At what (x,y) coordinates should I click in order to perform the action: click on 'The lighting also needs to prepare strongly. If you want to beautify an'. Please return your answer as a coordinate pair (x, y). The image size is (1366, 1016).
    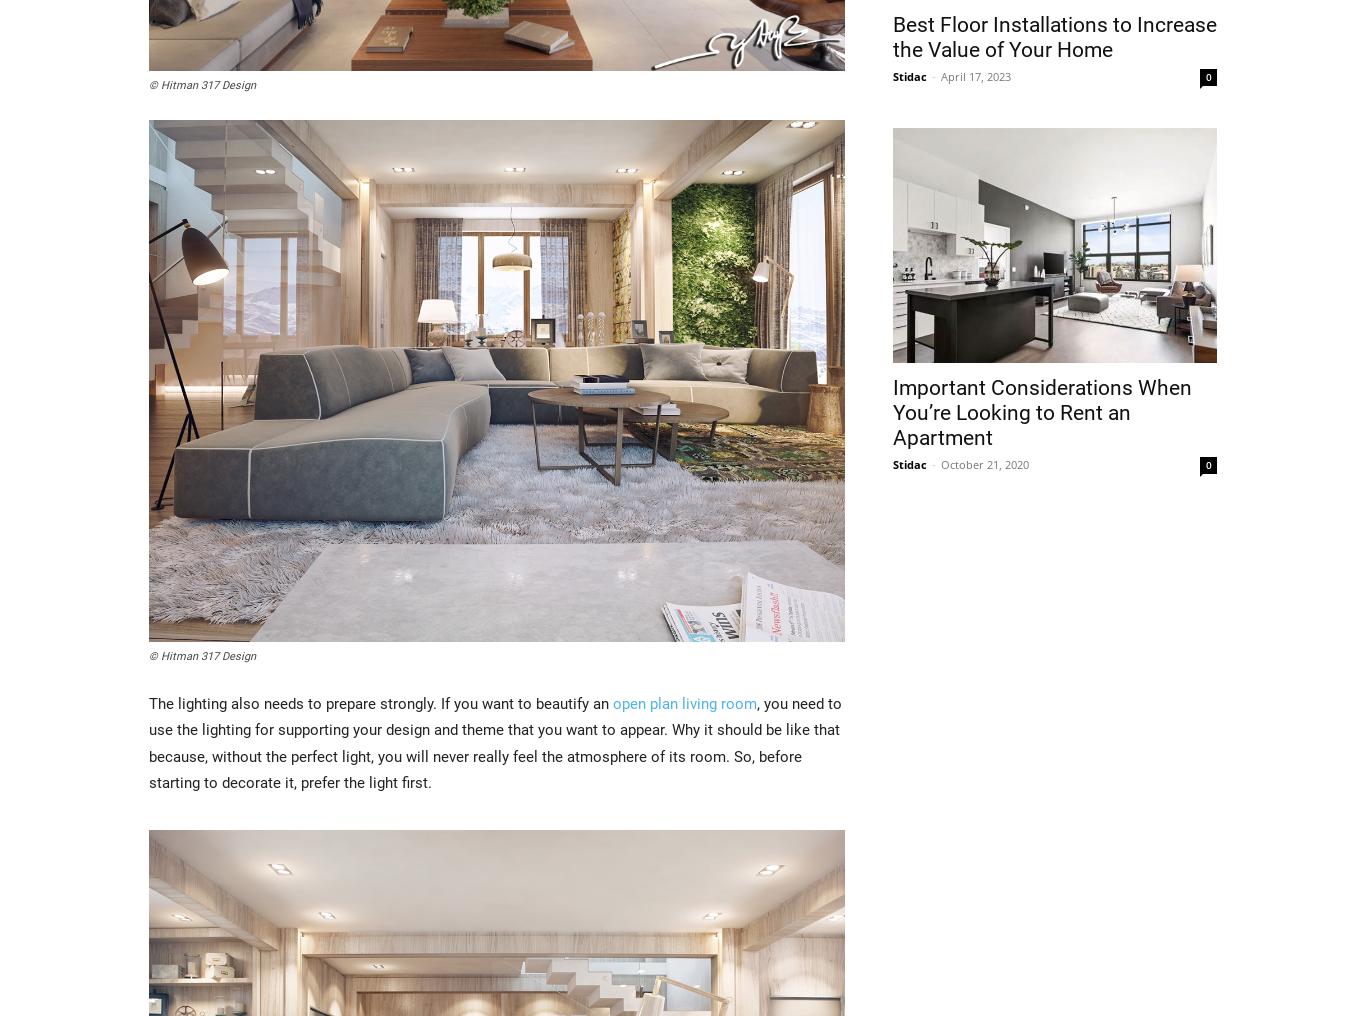
    Looking at the image, I should click on (379, 703).